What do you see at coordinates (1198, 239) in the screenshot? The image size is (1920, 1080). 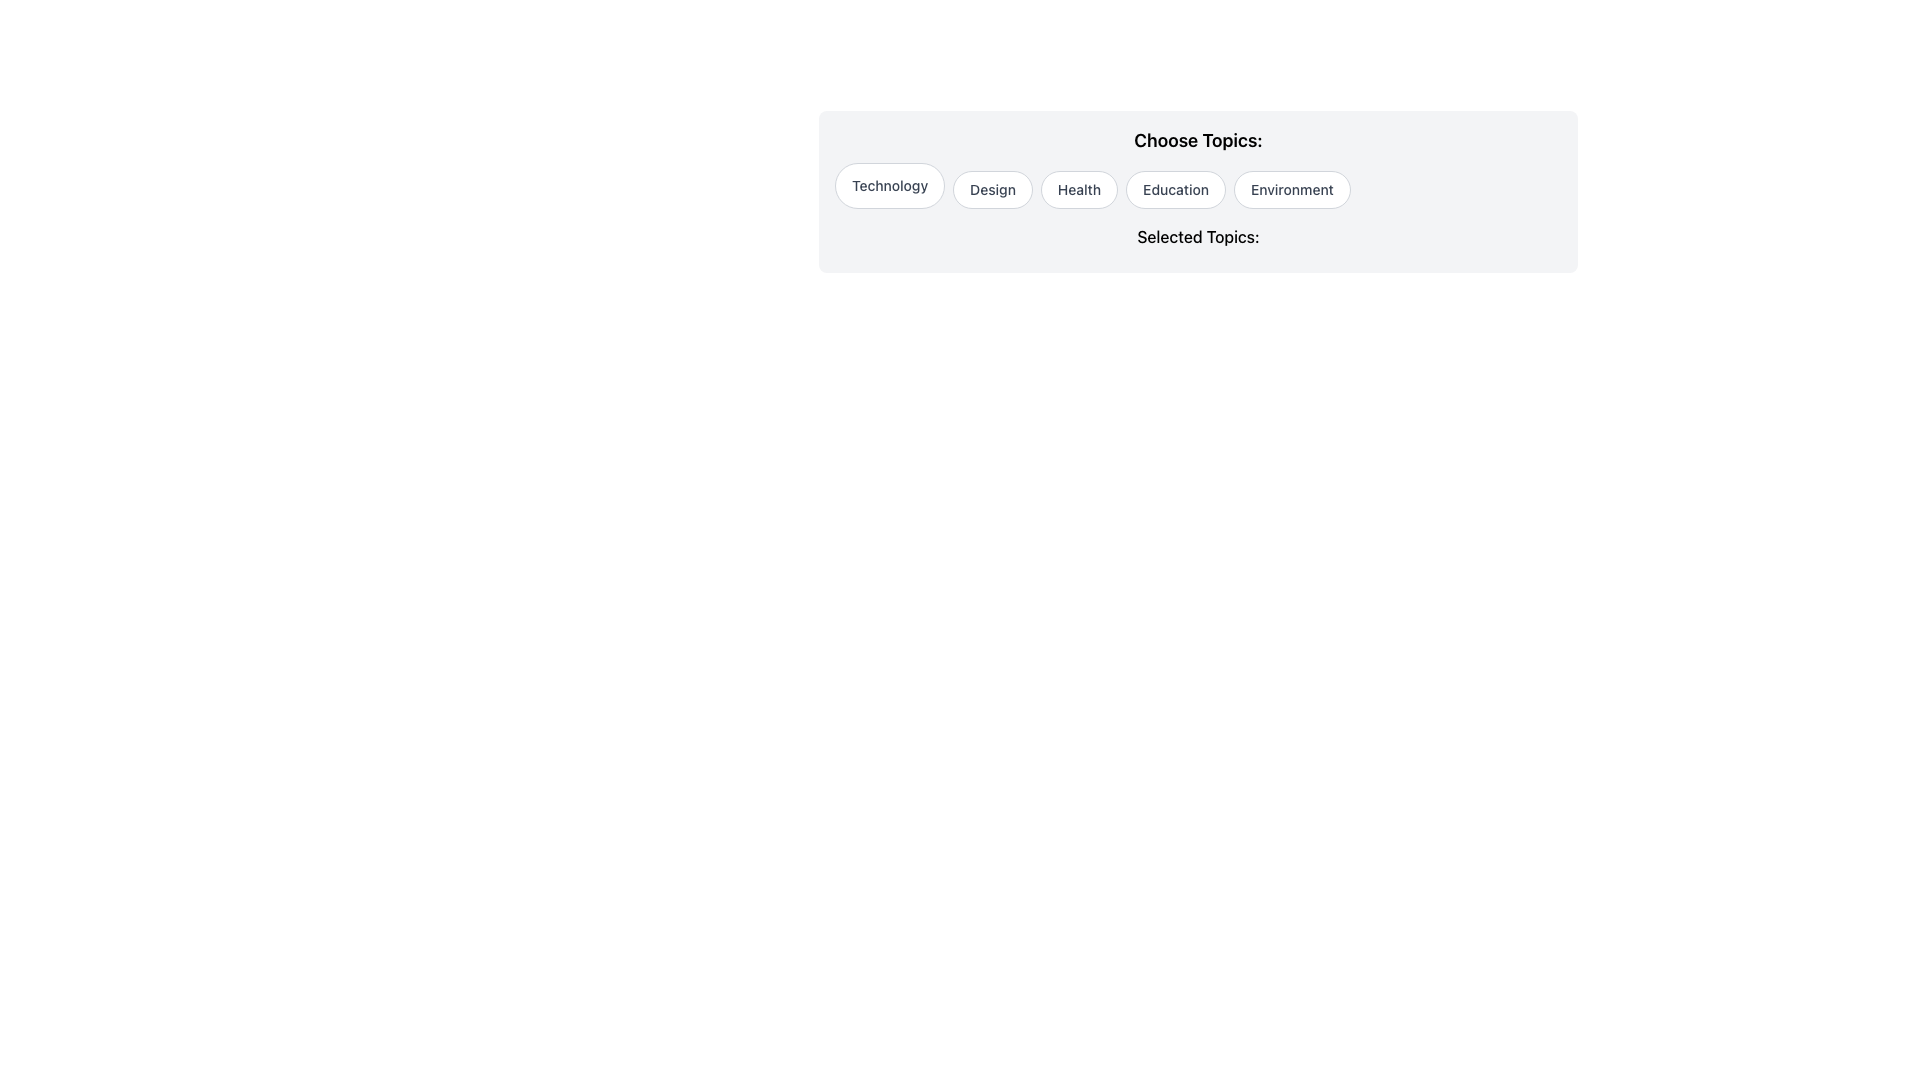 I see `the text label stating 'Selected Topics:' which is positioned beneath the topic selection buttons` at bounding box center [1198, 239].